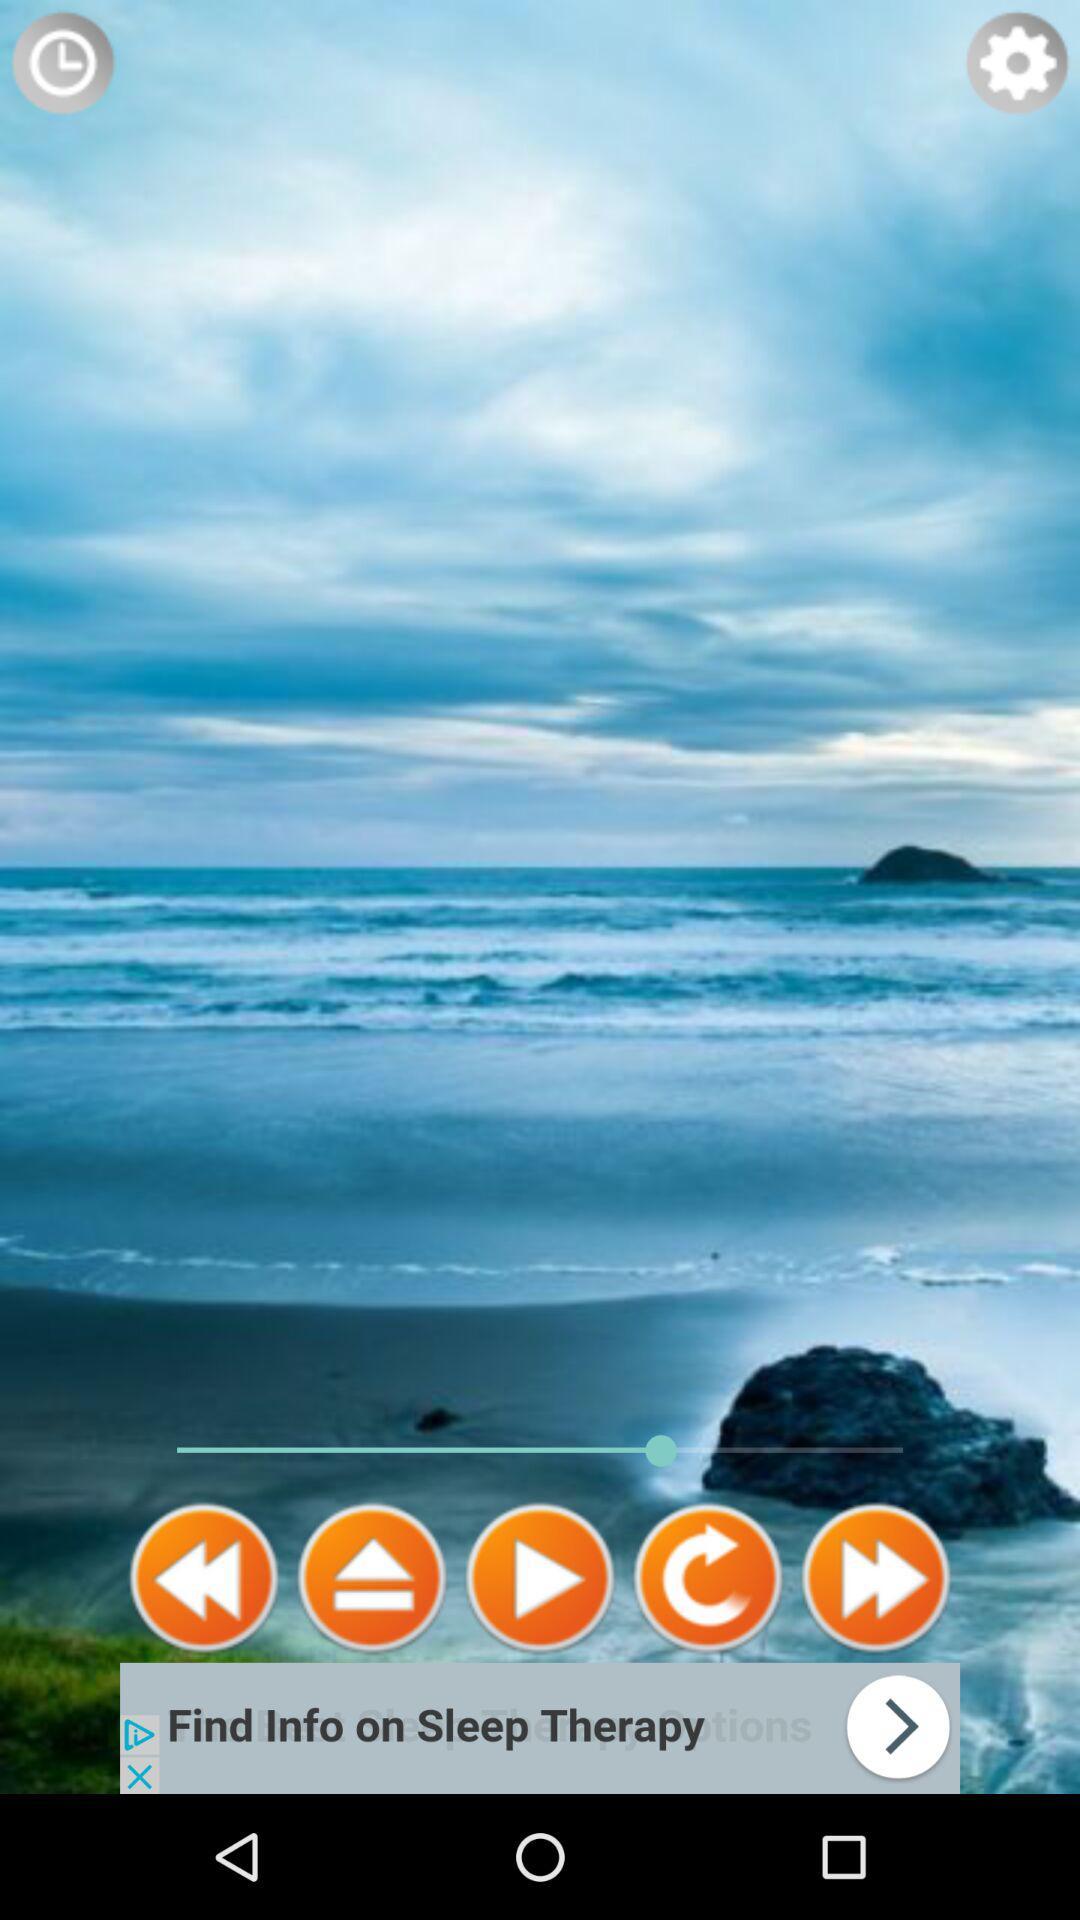  I want to click on set timer, so click(61, 62).